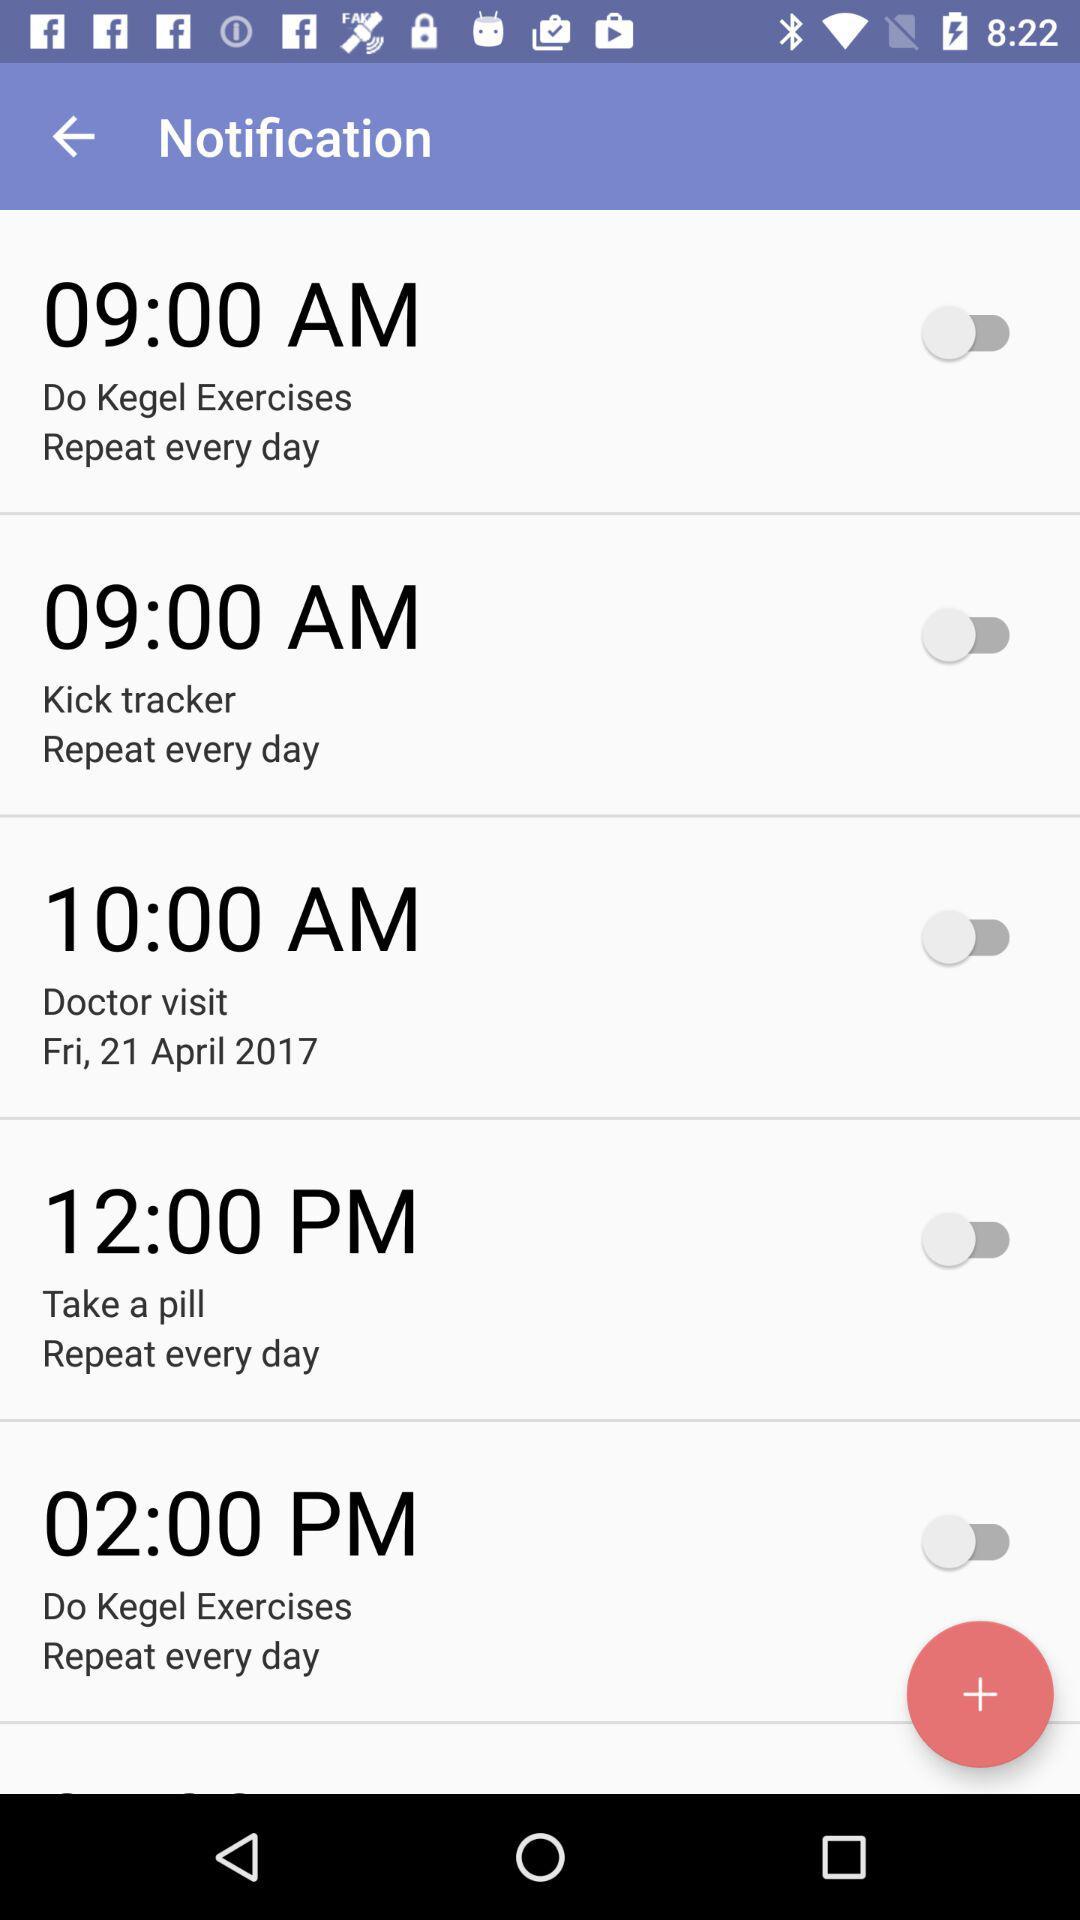  Describe the element at coordinates (974, 936) in the screenshot. I see `notification on button which is in 1000am right side to doctor visit` at that location.